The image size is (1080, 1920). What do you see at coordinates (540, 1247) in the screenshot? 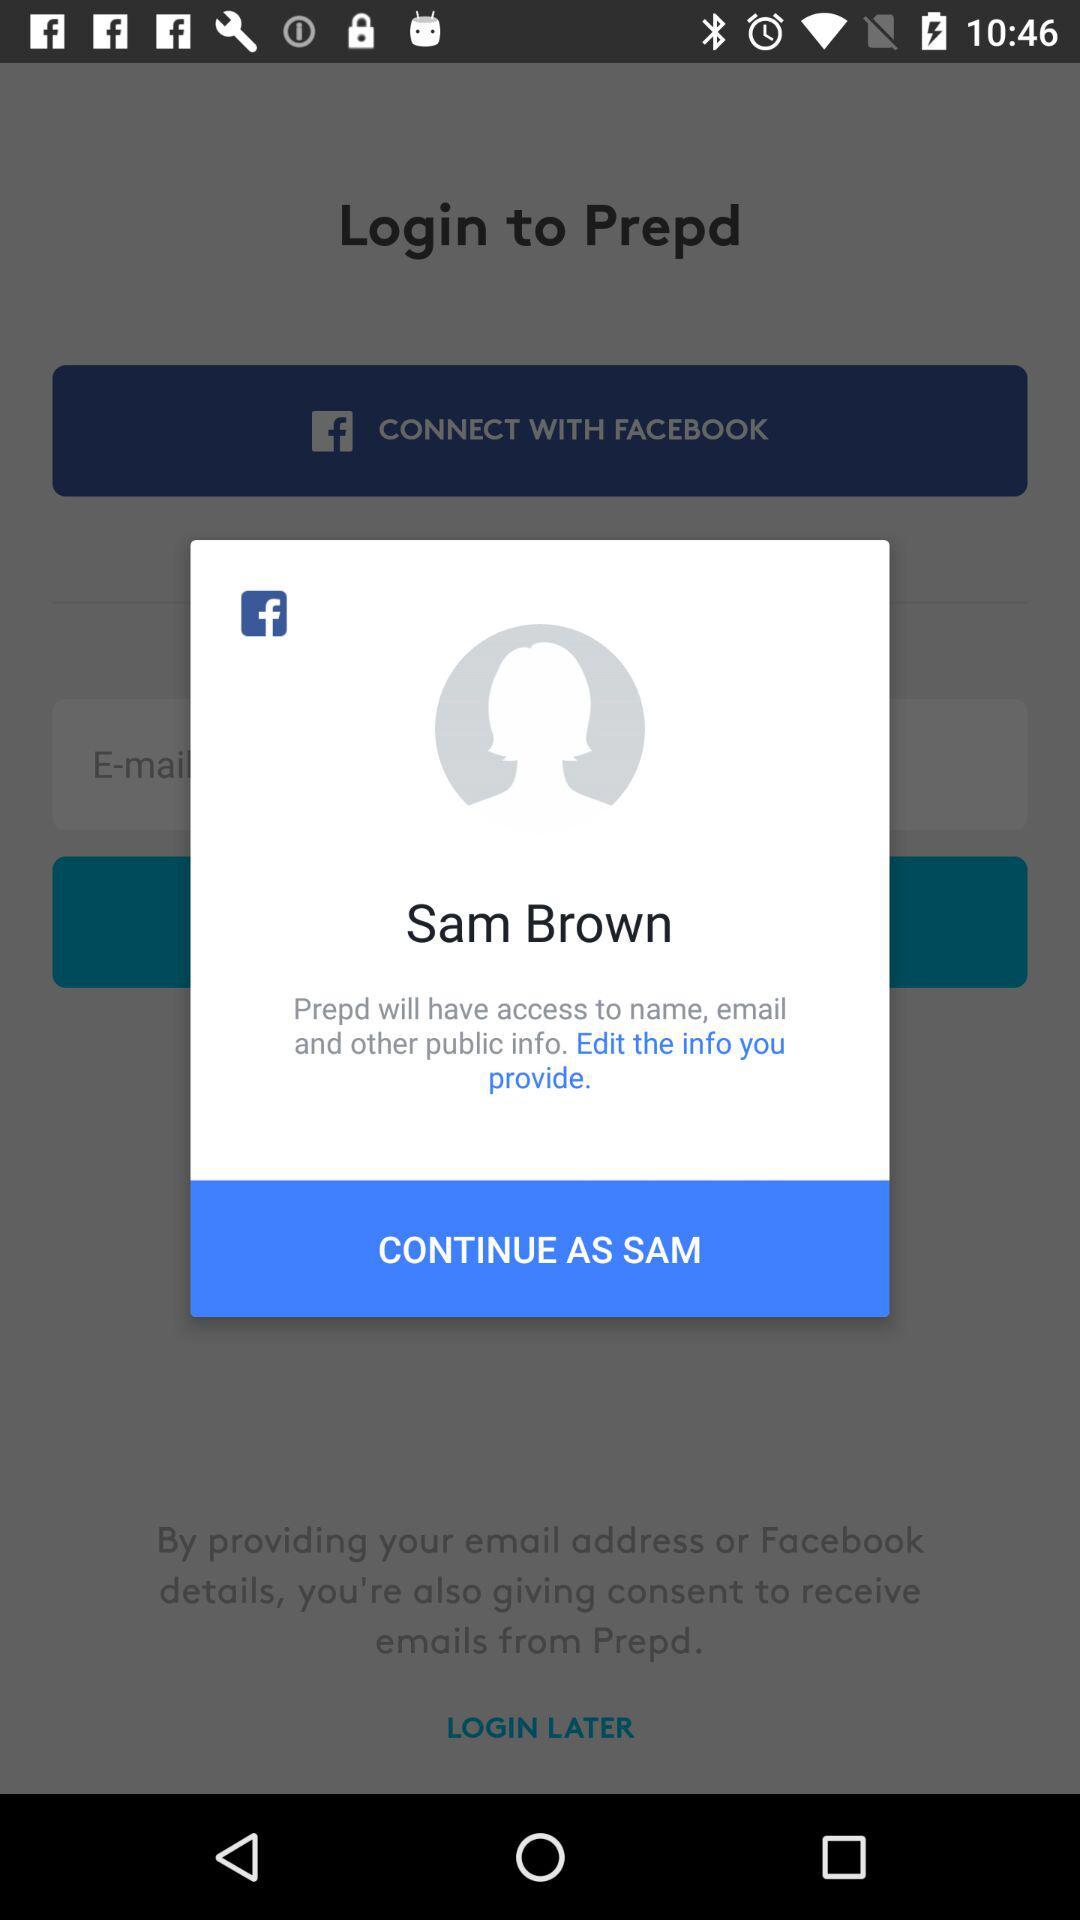
I see `the continue as sam` at bounding box center [540, 1247].